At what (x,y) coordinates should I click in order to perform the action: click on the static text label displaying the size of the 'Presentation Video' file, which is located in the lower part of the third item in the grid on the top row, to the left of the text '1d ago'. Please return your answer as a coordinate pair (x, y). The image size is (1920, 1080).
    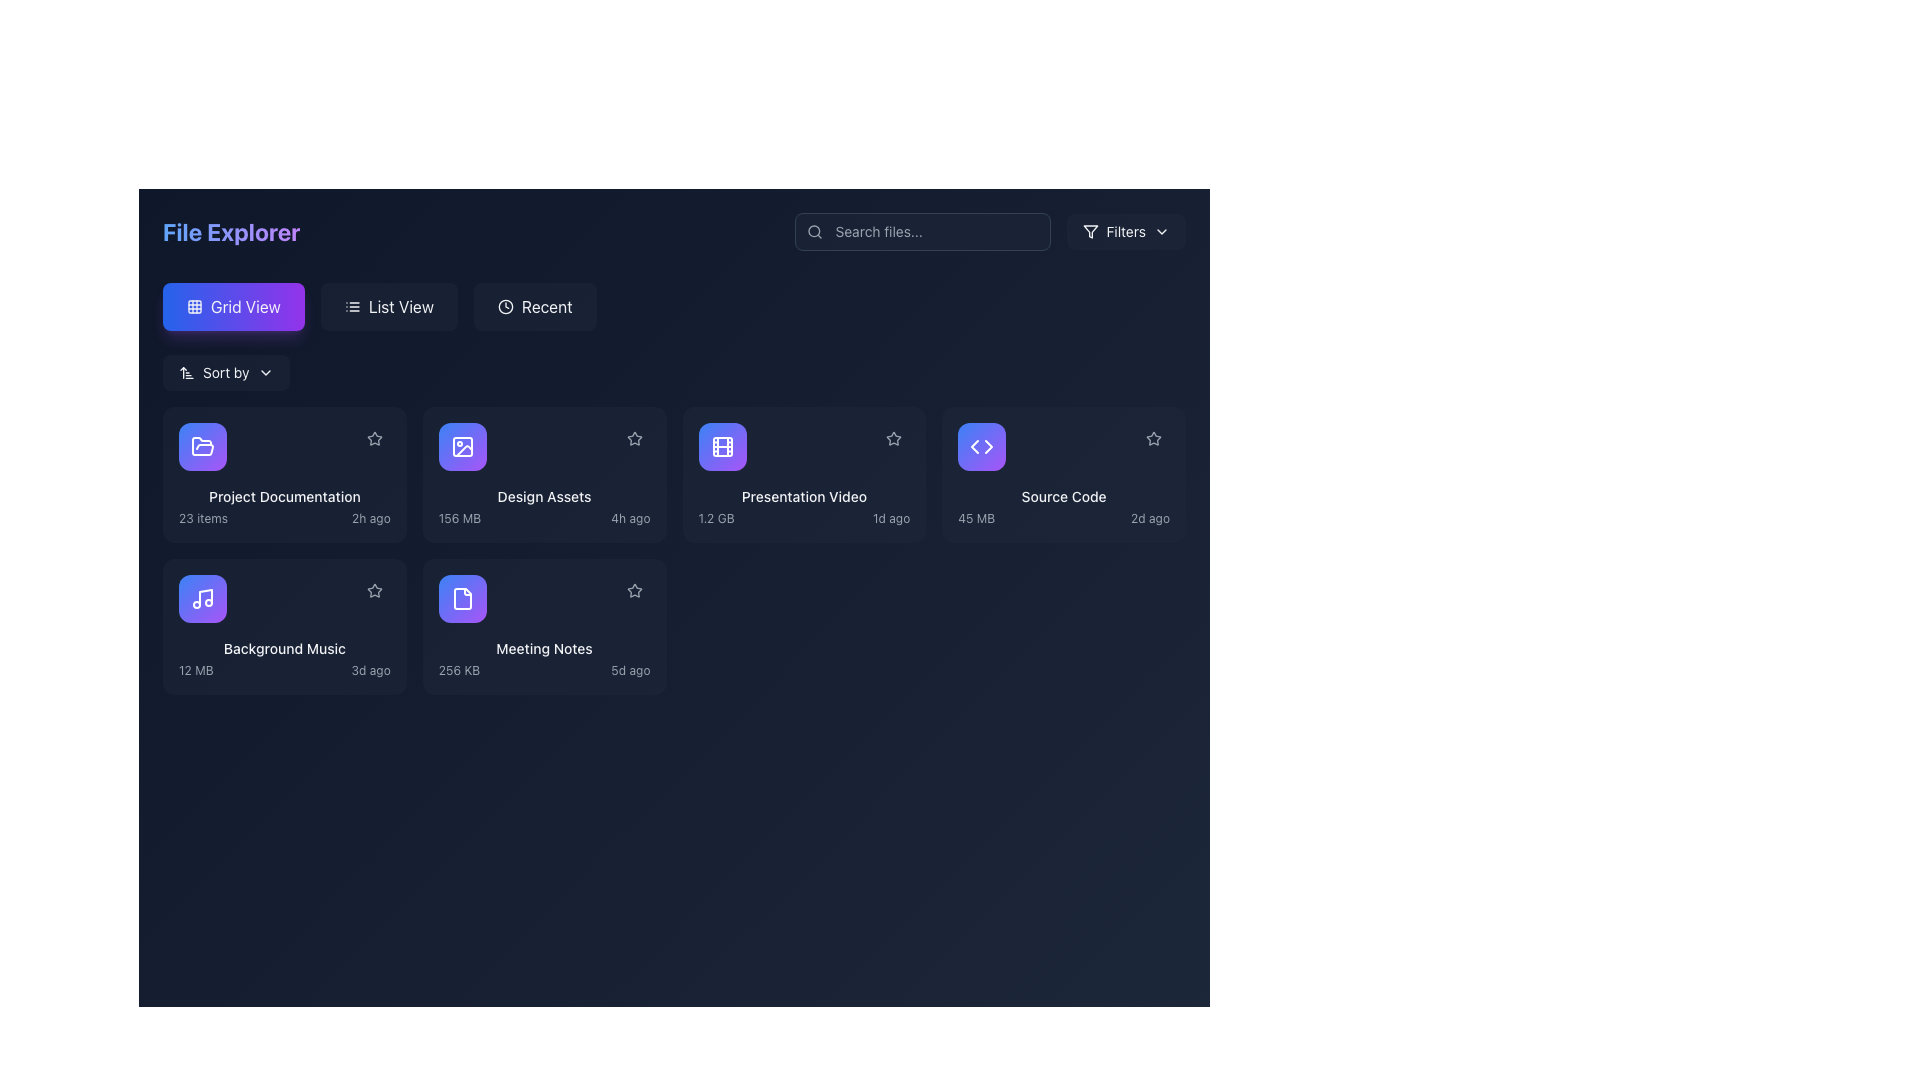
    Looking at the image, I should click on (716, 518).